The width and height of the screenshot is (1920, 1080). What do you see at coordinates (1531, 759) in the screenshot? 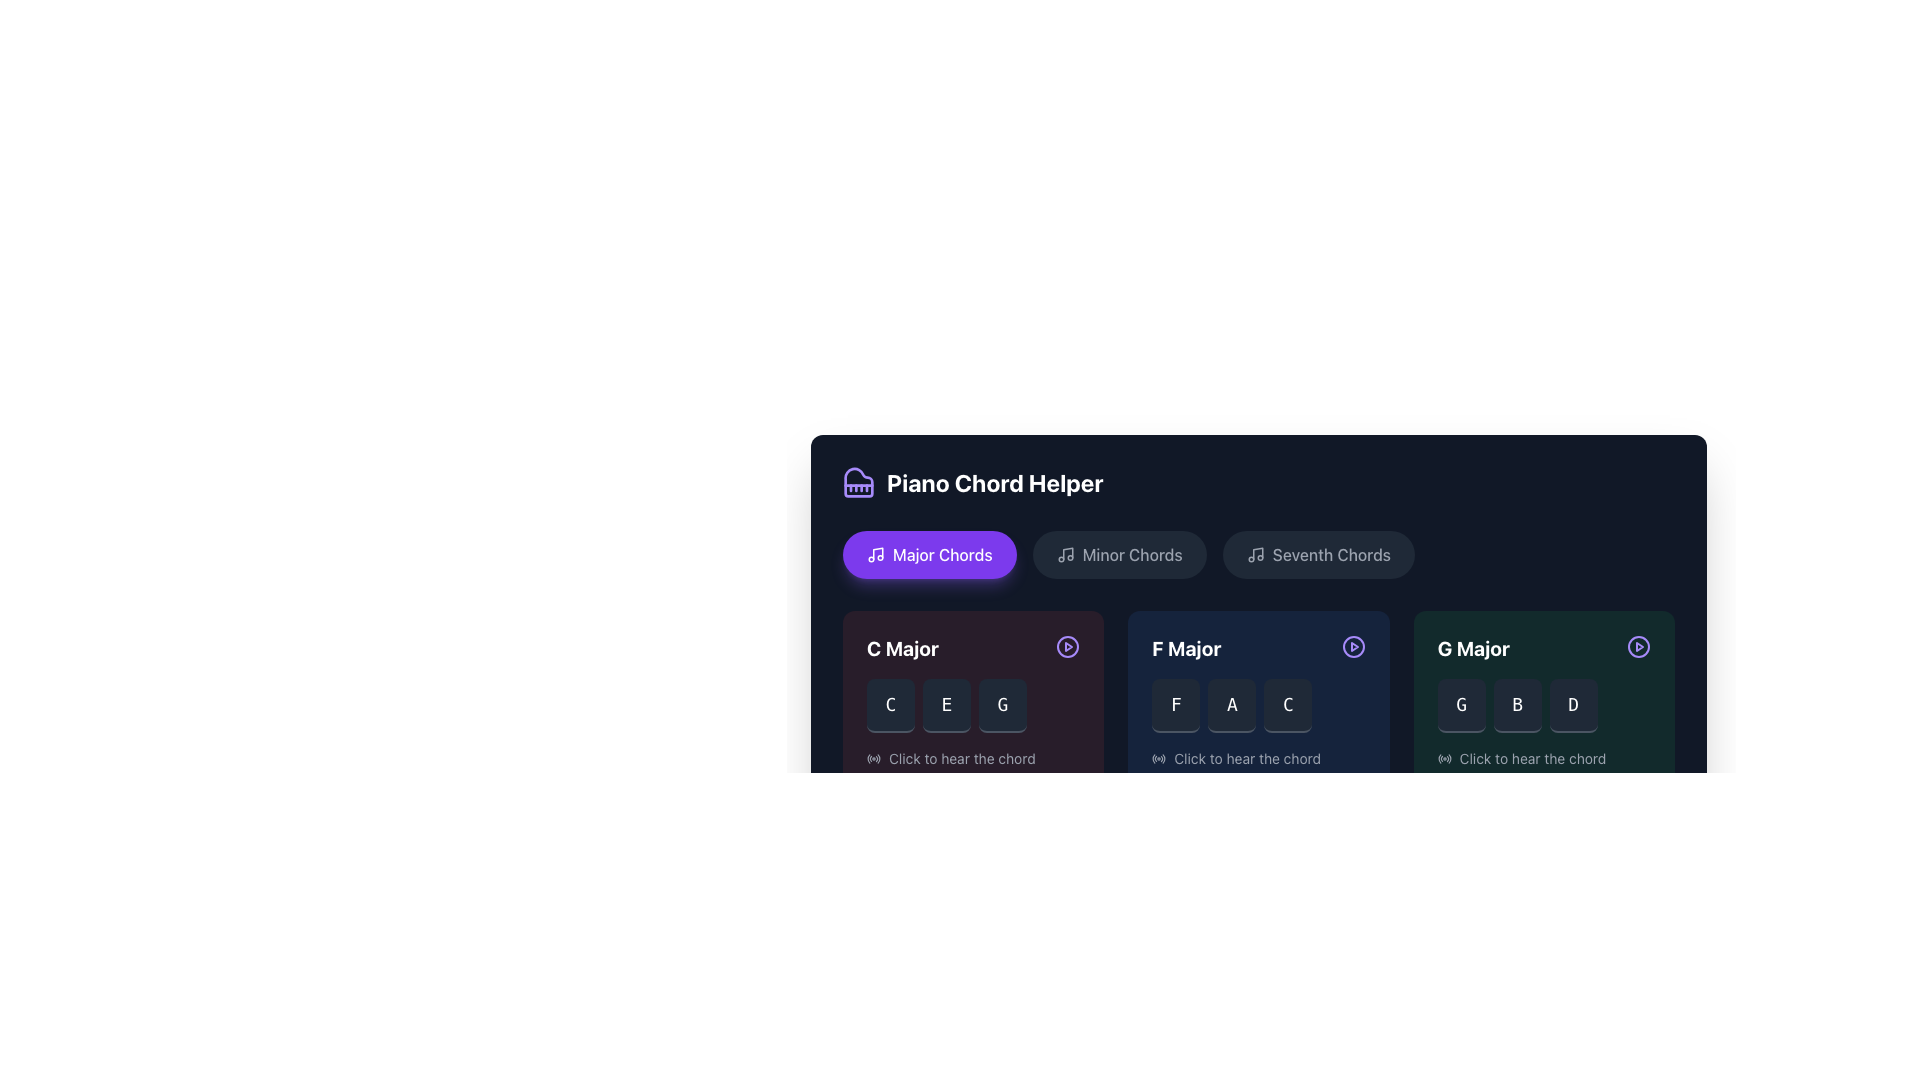
I see `the text label or hyperlink within the G Major chord card` at bounding box center [1531, 759].